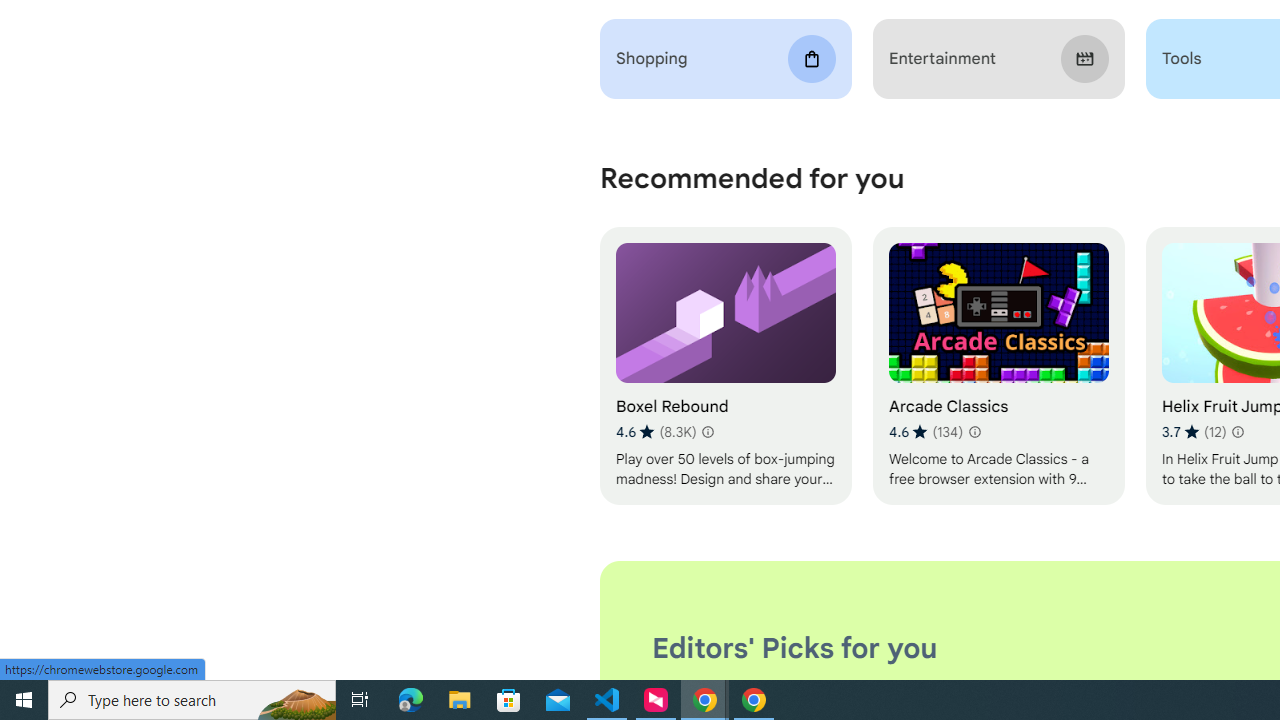  Describe the element at coordinates (724, 366) in the screenshot. I see `'Boxel Rebound'` at that location.